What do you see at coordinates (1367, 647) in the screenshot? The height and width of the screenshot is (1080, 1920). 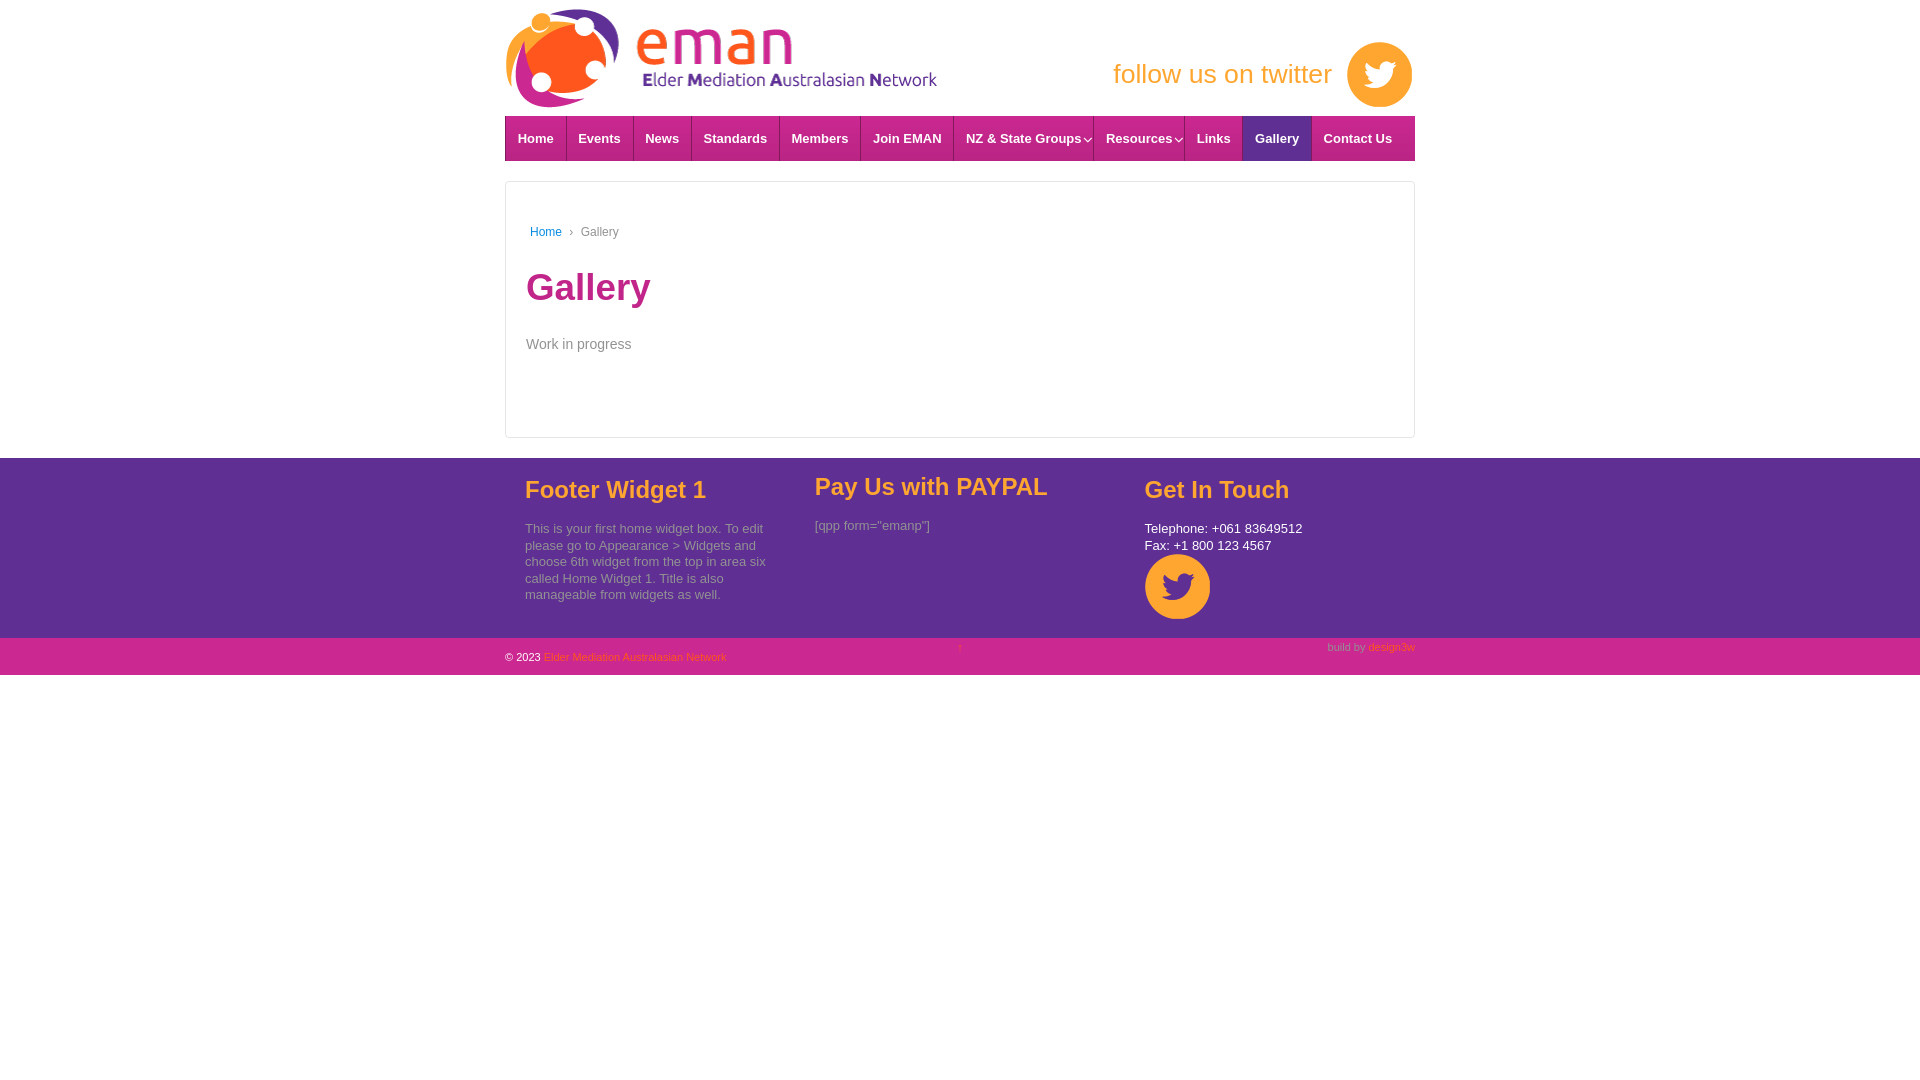 I see `'design3w'` at bounding box center [1367, 647].